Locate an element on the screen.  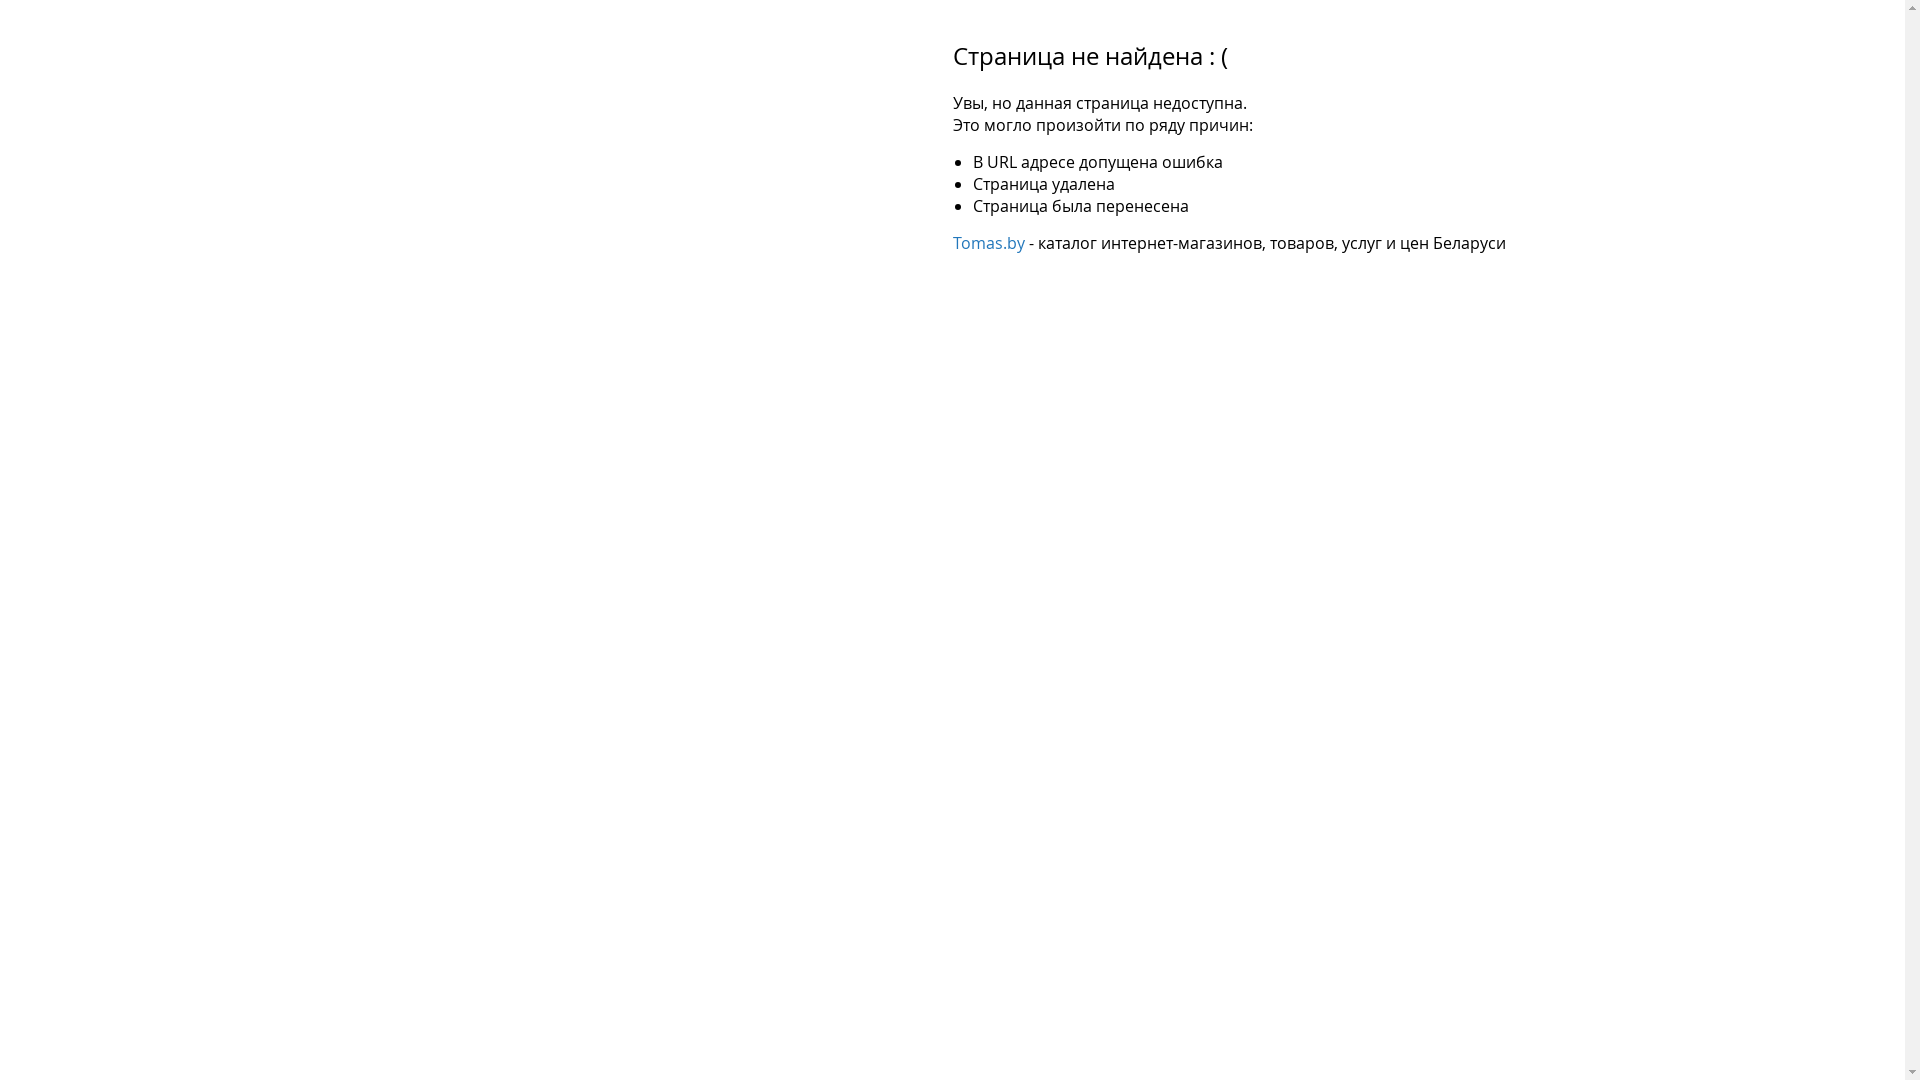
'Tomas.by' is located at coordinates (988, 242).